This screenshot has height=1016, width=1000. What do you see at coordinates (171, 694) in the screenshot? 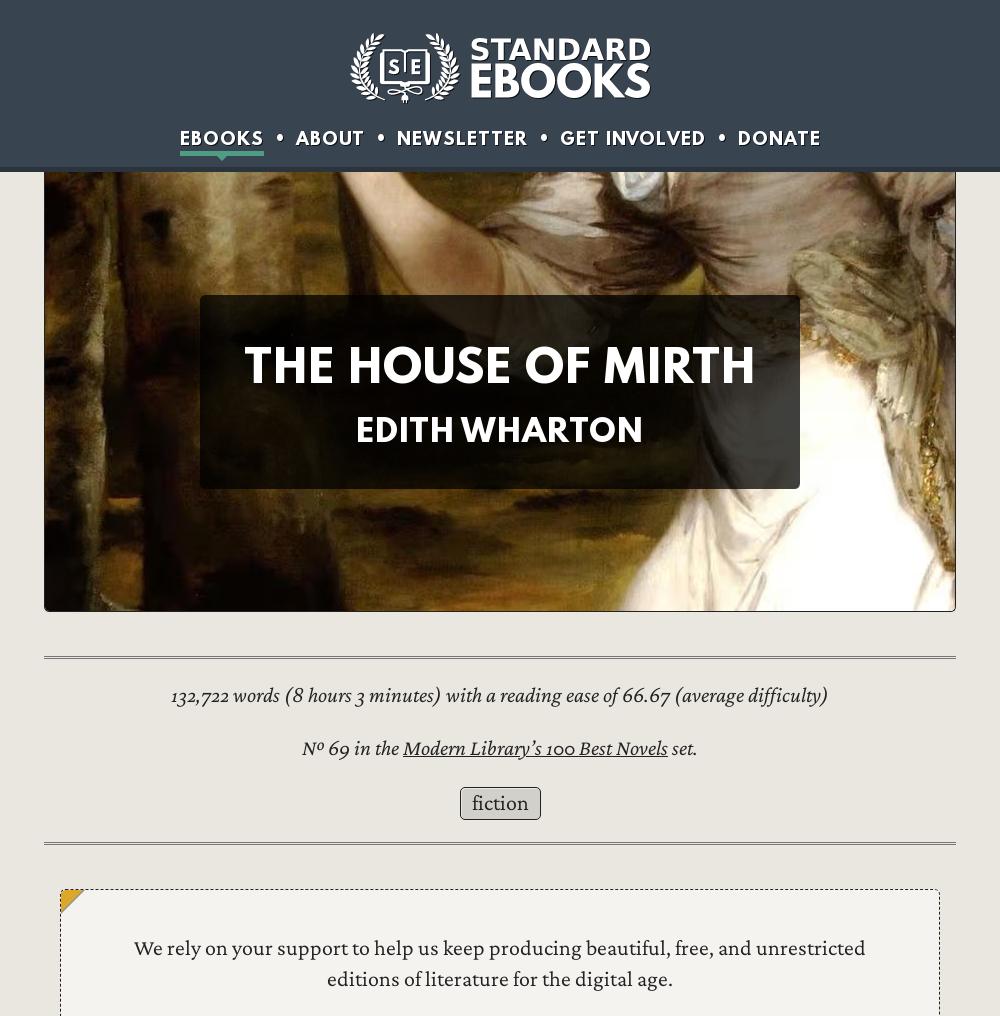
I see `'132,722 words (8 hours 3 minutes) with a reading ease of 66.67 (average difficulty)'` at bounding box center [171, 694].